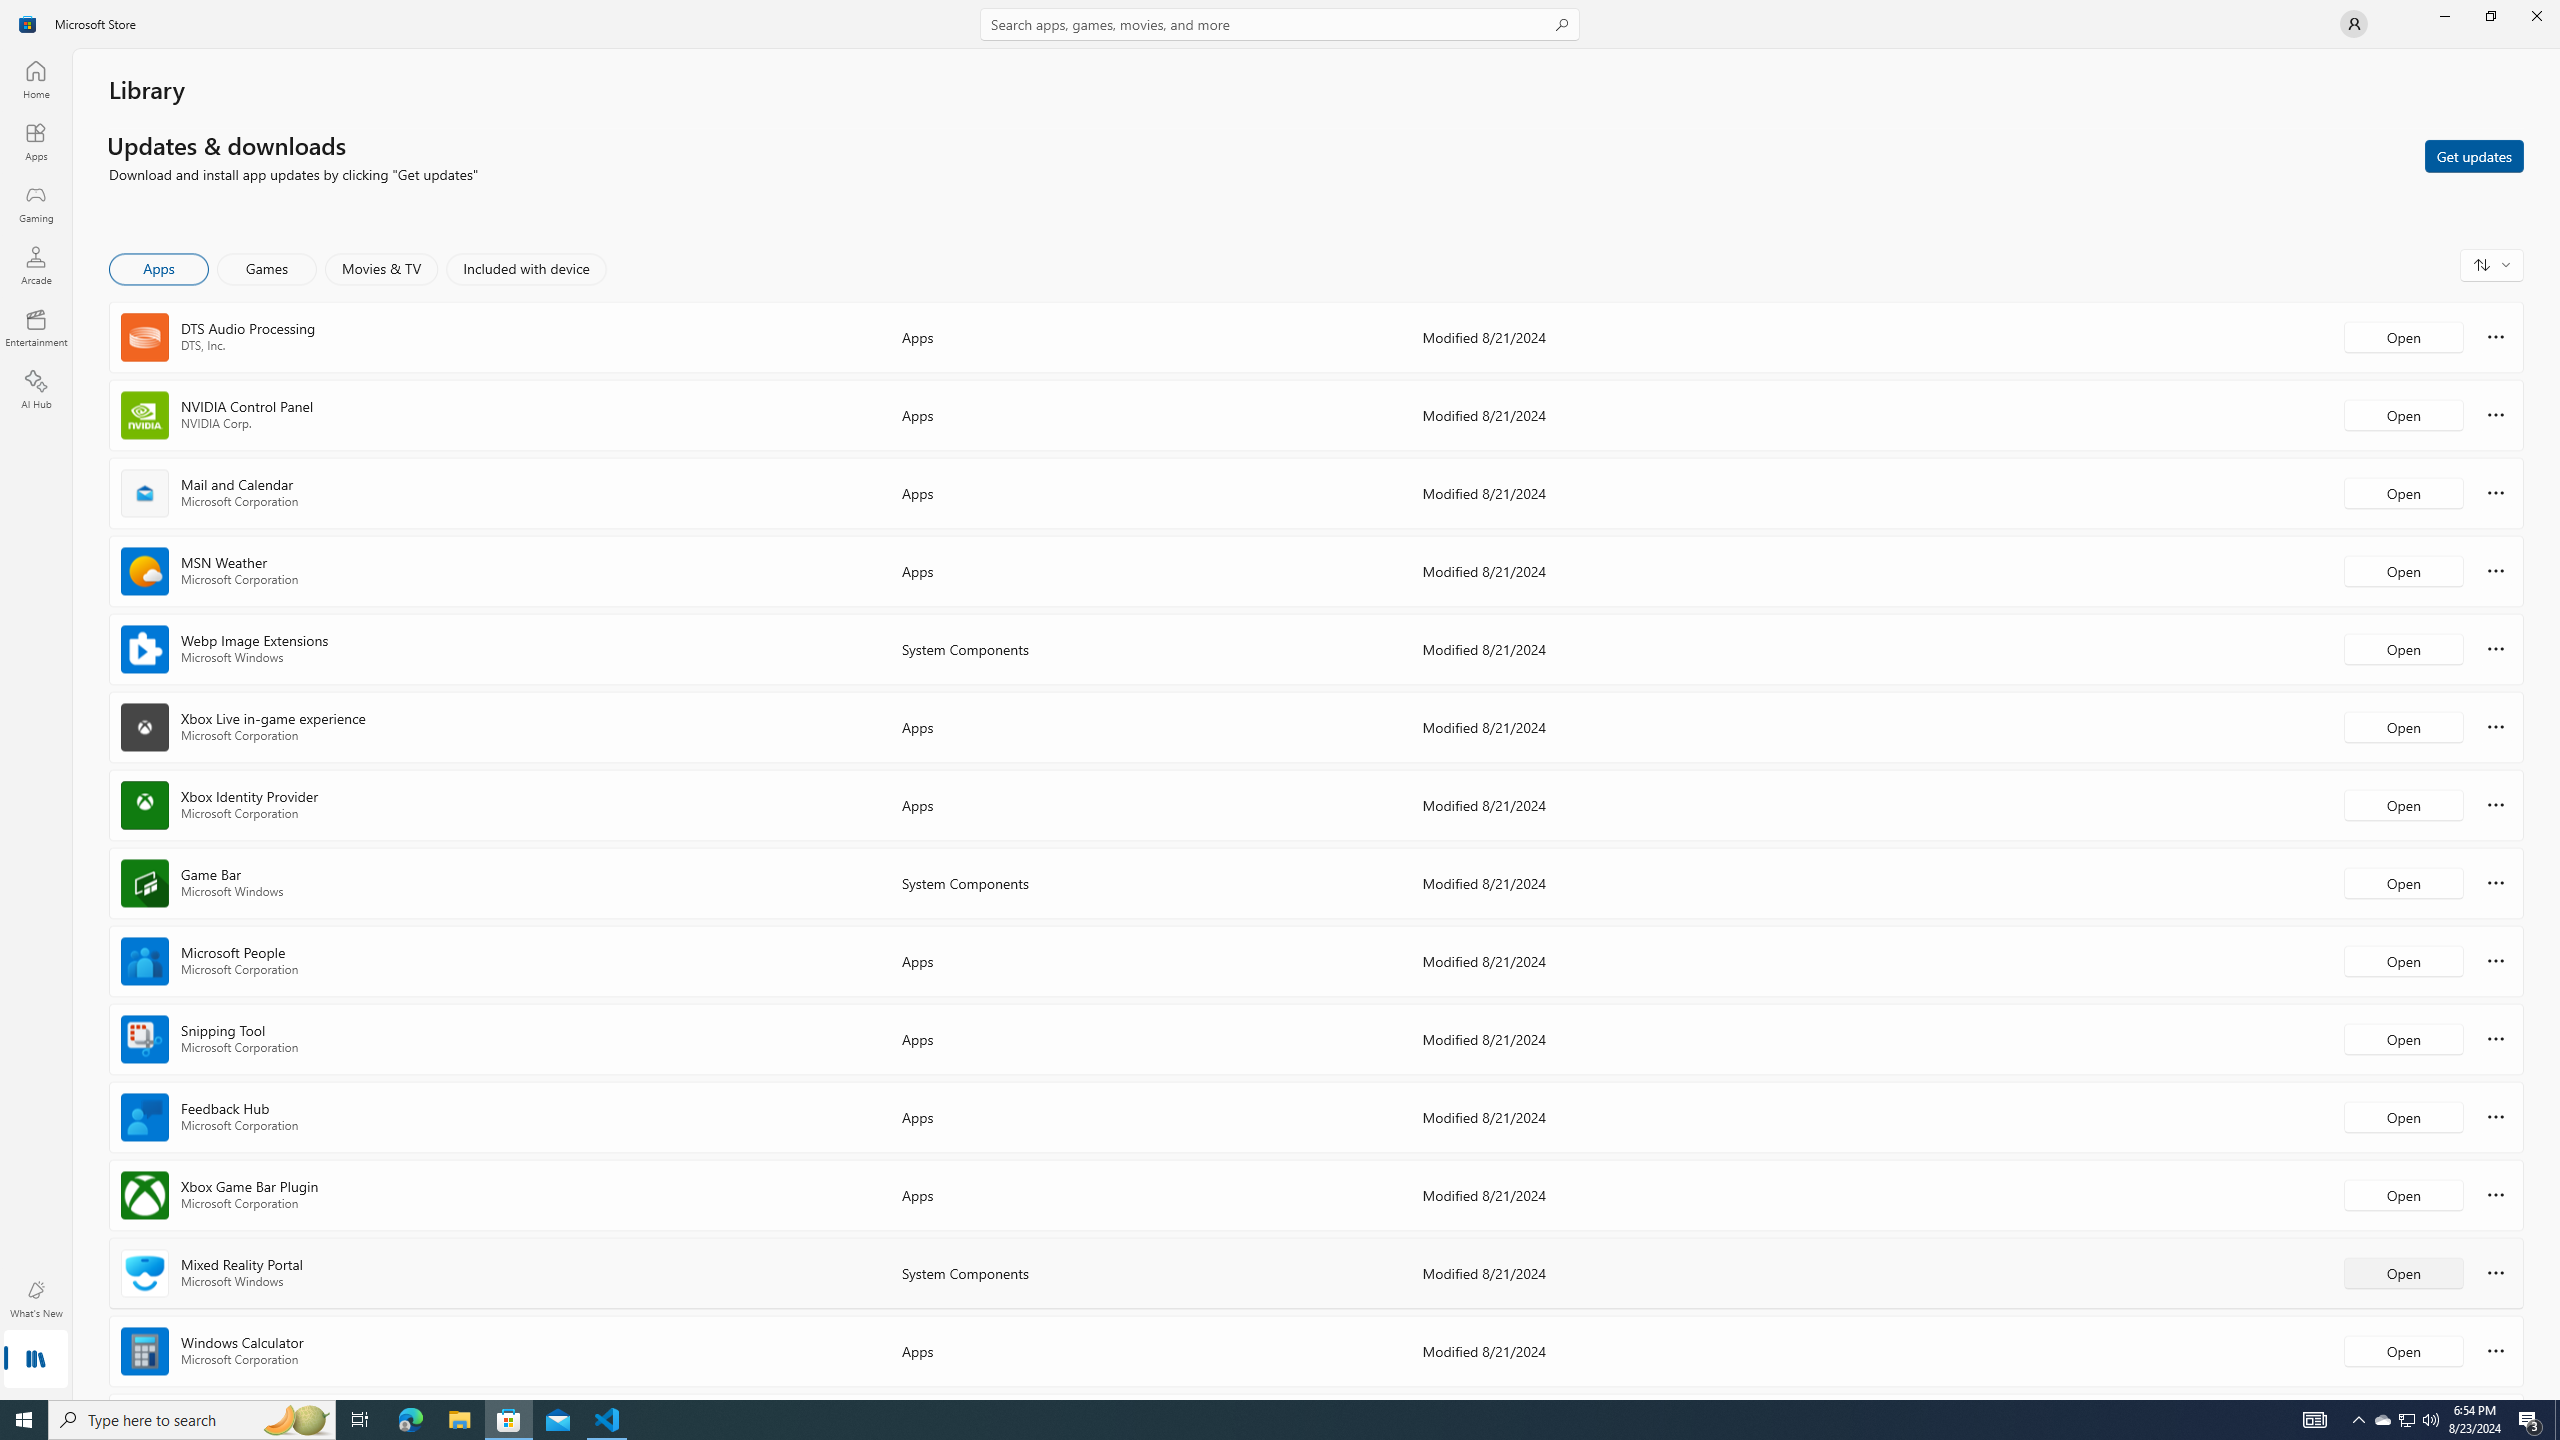 The height and width of the screenshot is (1440, 2560). I want to click on 'Movies & TV', so click(380, 268).